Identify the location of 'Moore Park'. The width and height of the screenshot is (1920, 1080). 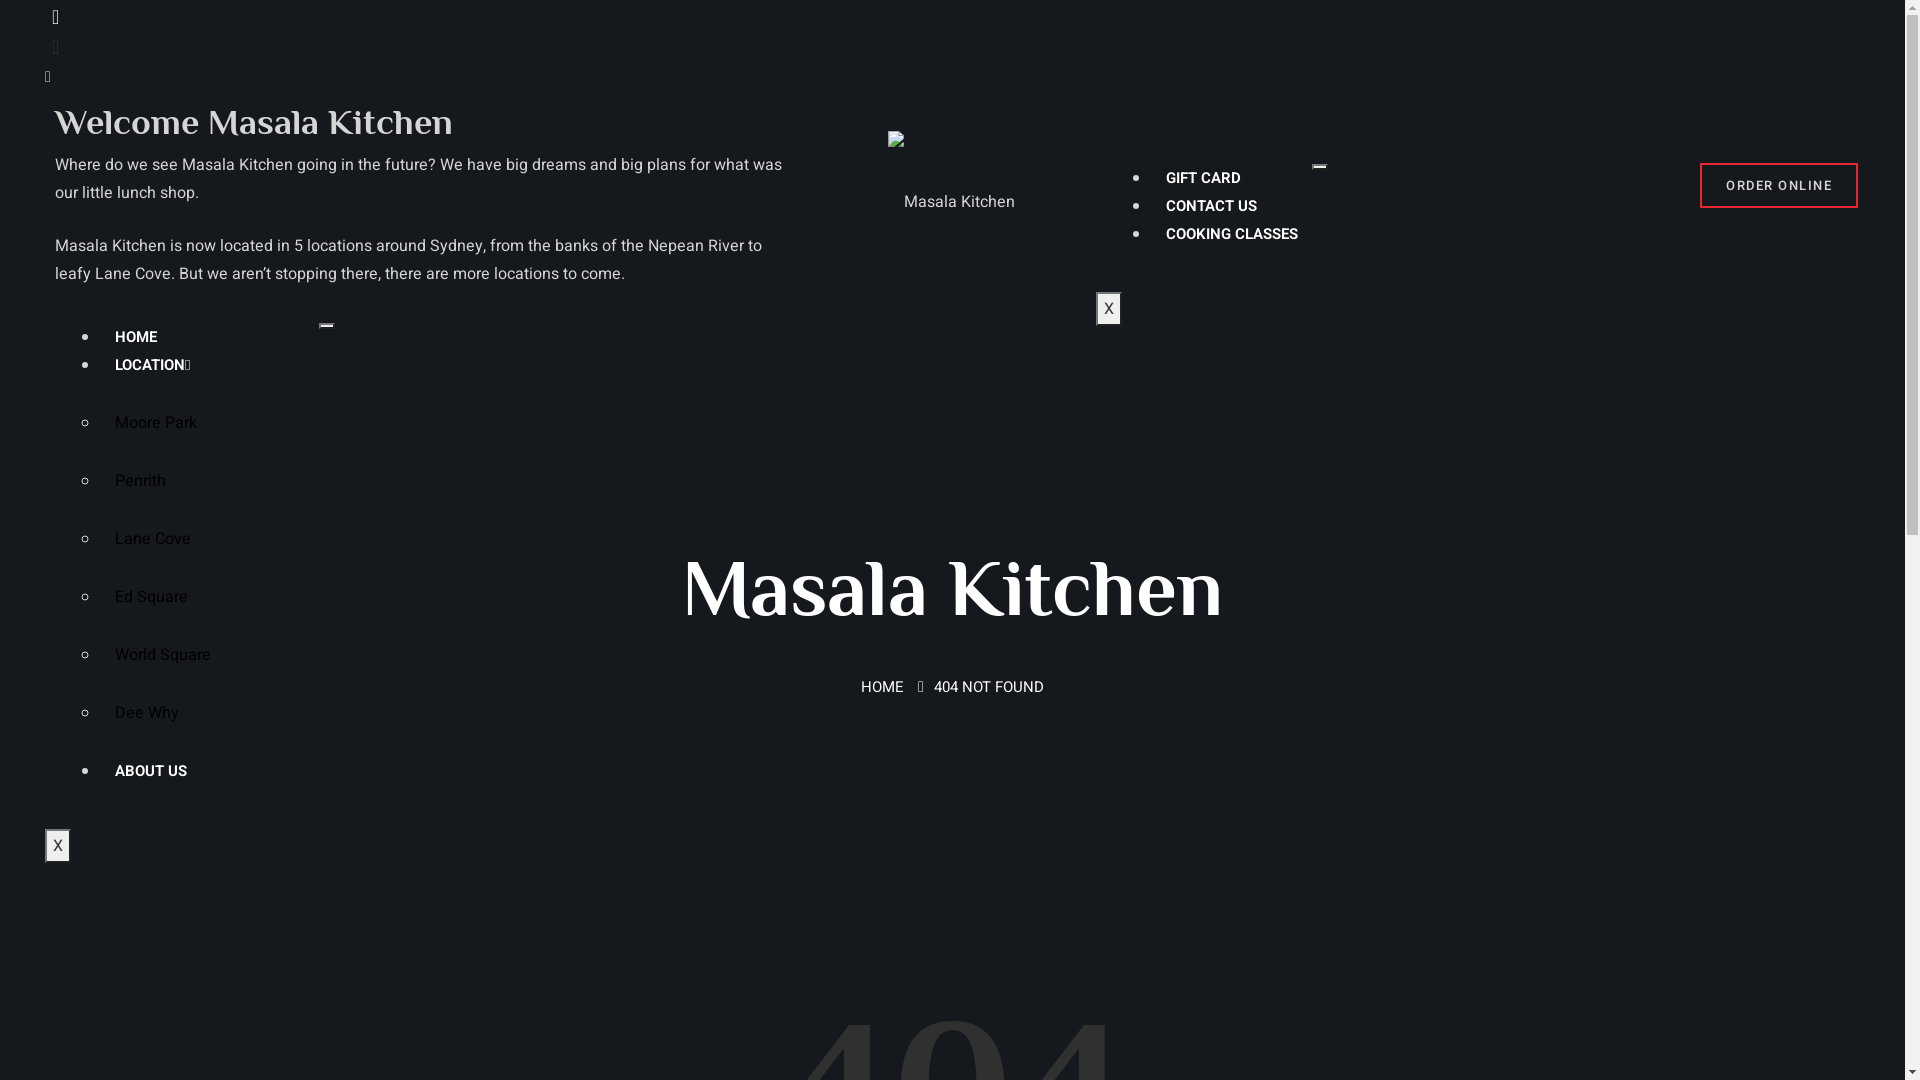
(210, 422).